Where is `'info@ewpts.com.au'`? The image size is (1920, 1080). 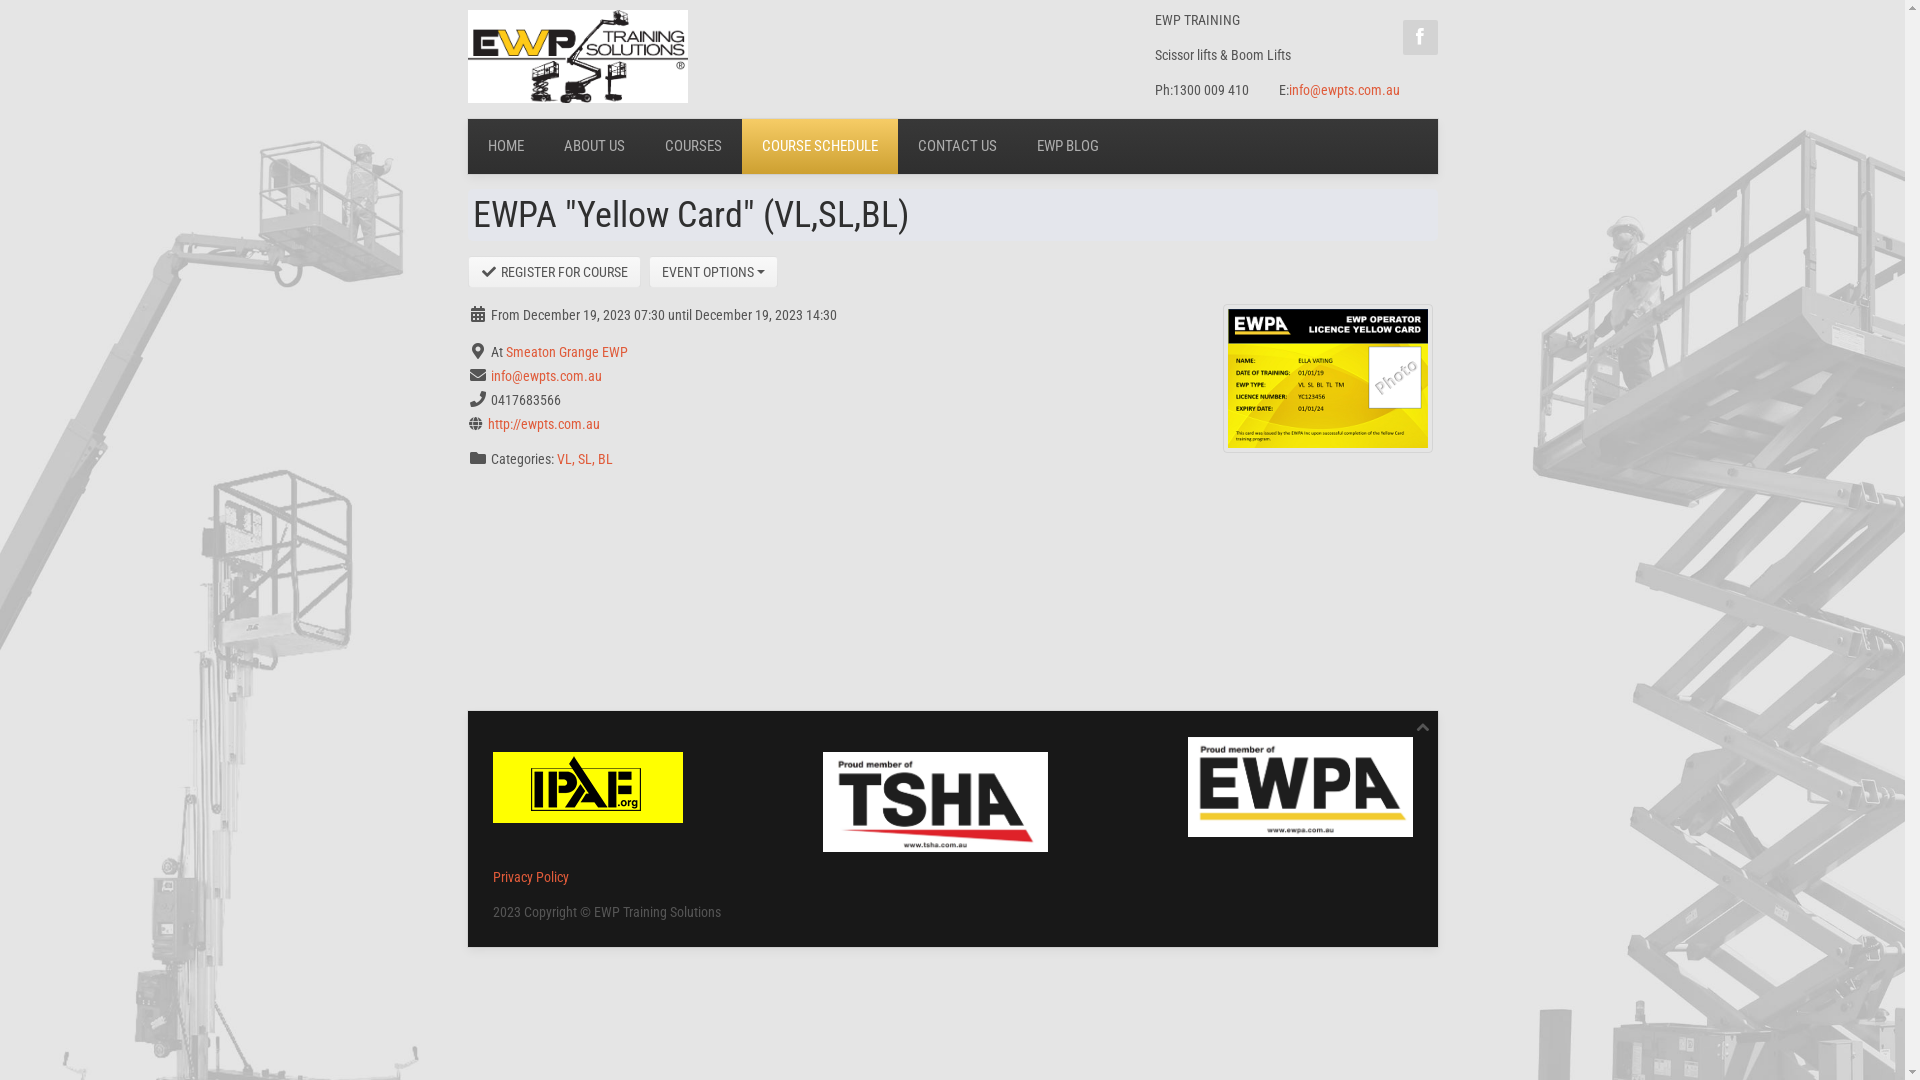 'info@ewpts.com.au' is located at coordinates (1343, 88).